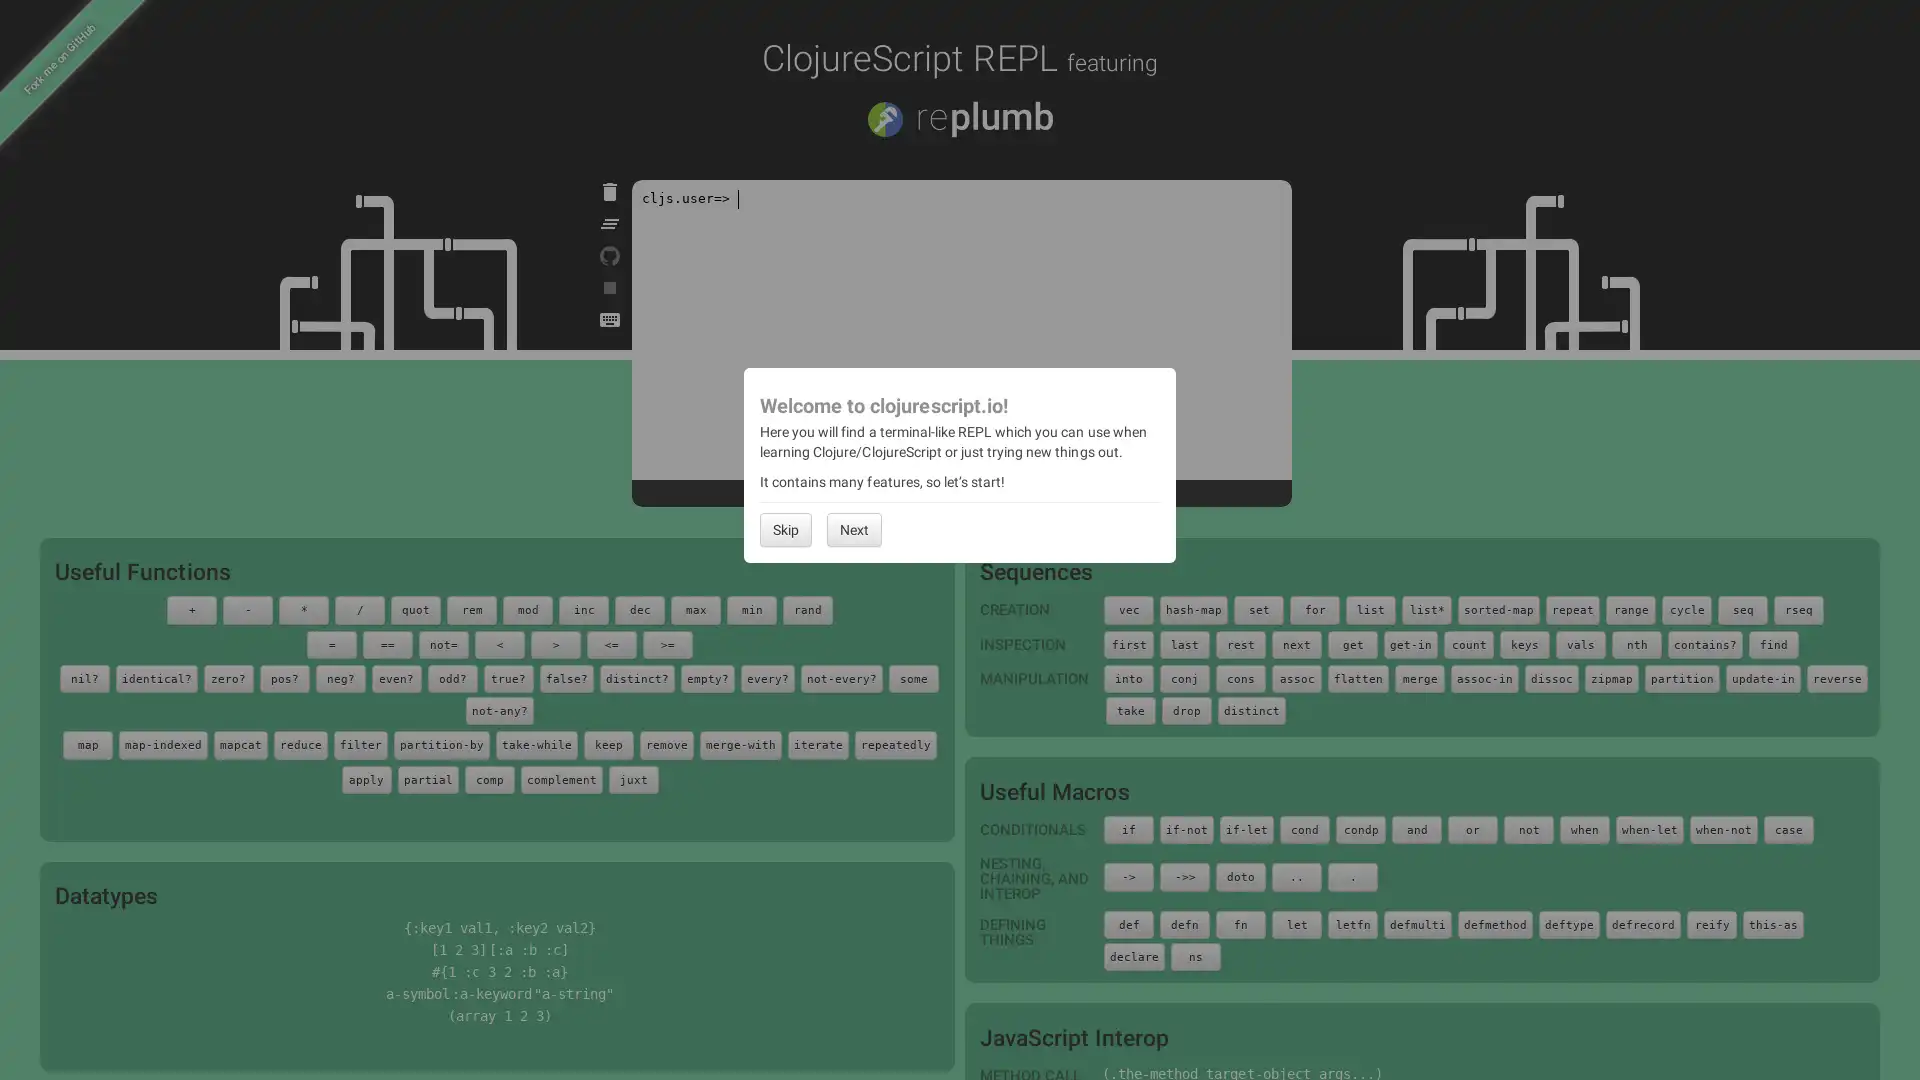  I want to click on >, so click(556, 644).